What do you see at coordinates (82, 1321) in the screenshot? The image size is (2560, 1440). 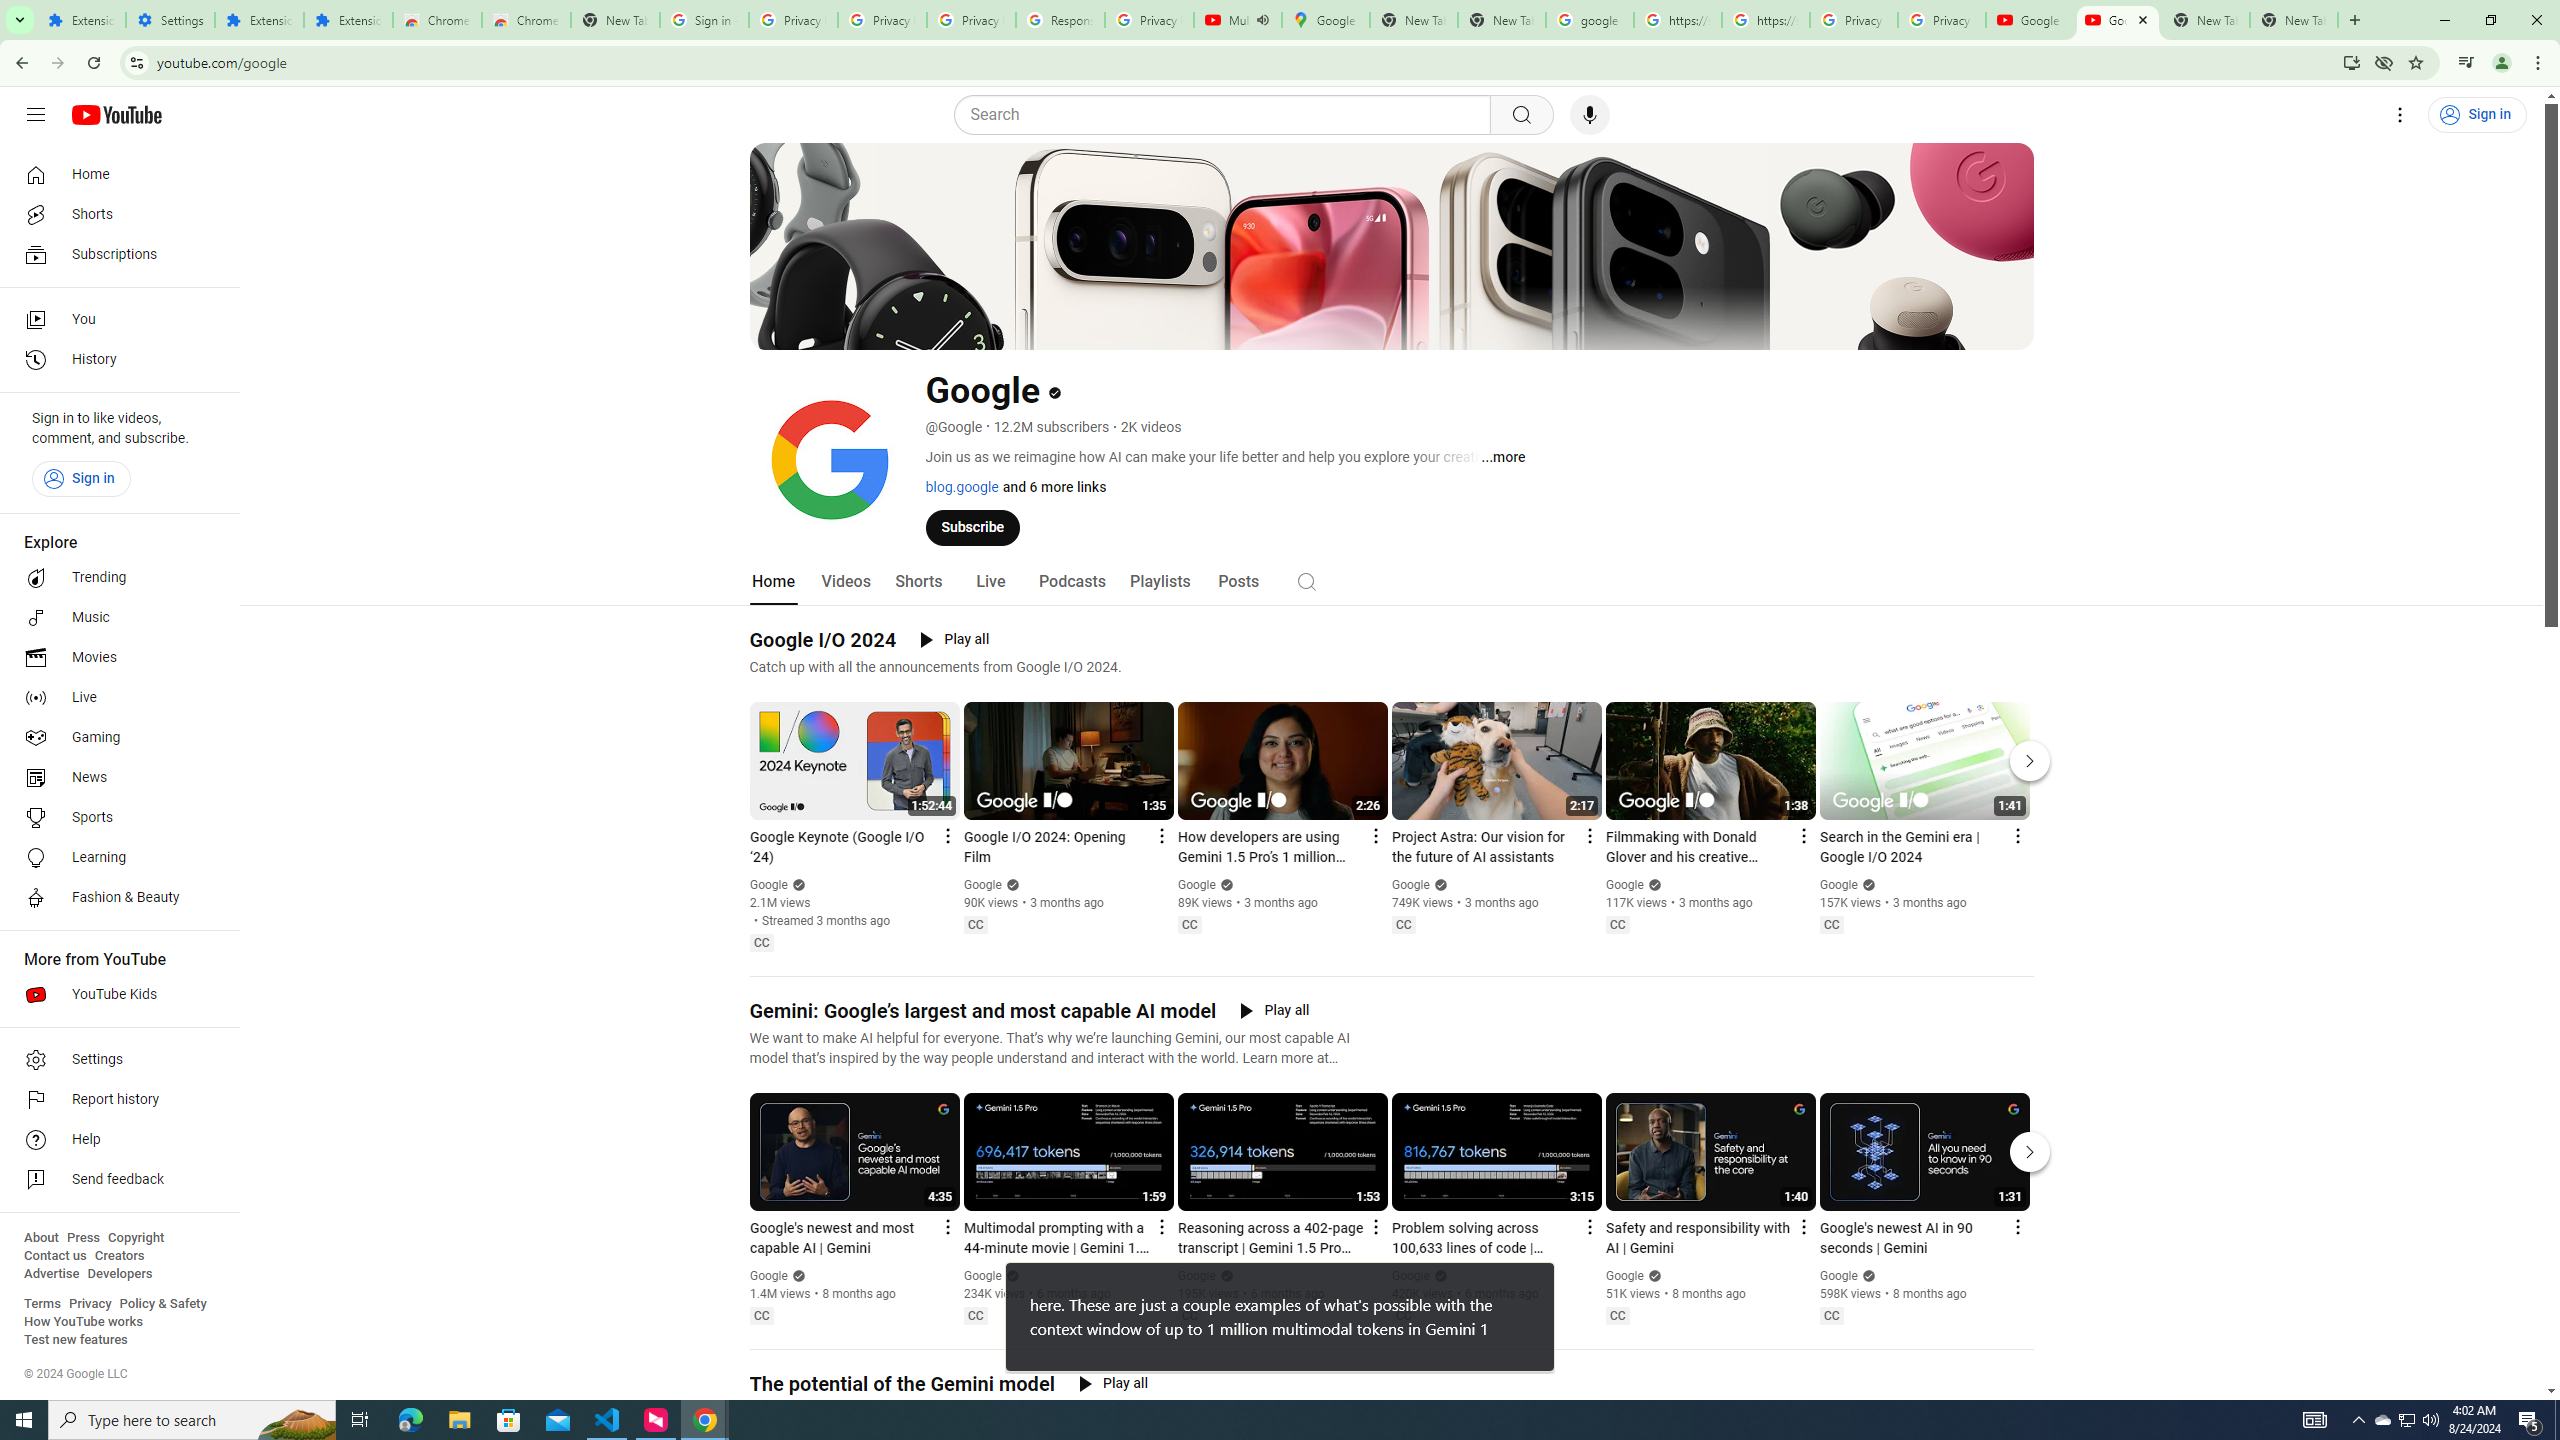 I see `'How YouTube works'` at bounding box center [82, 1321].